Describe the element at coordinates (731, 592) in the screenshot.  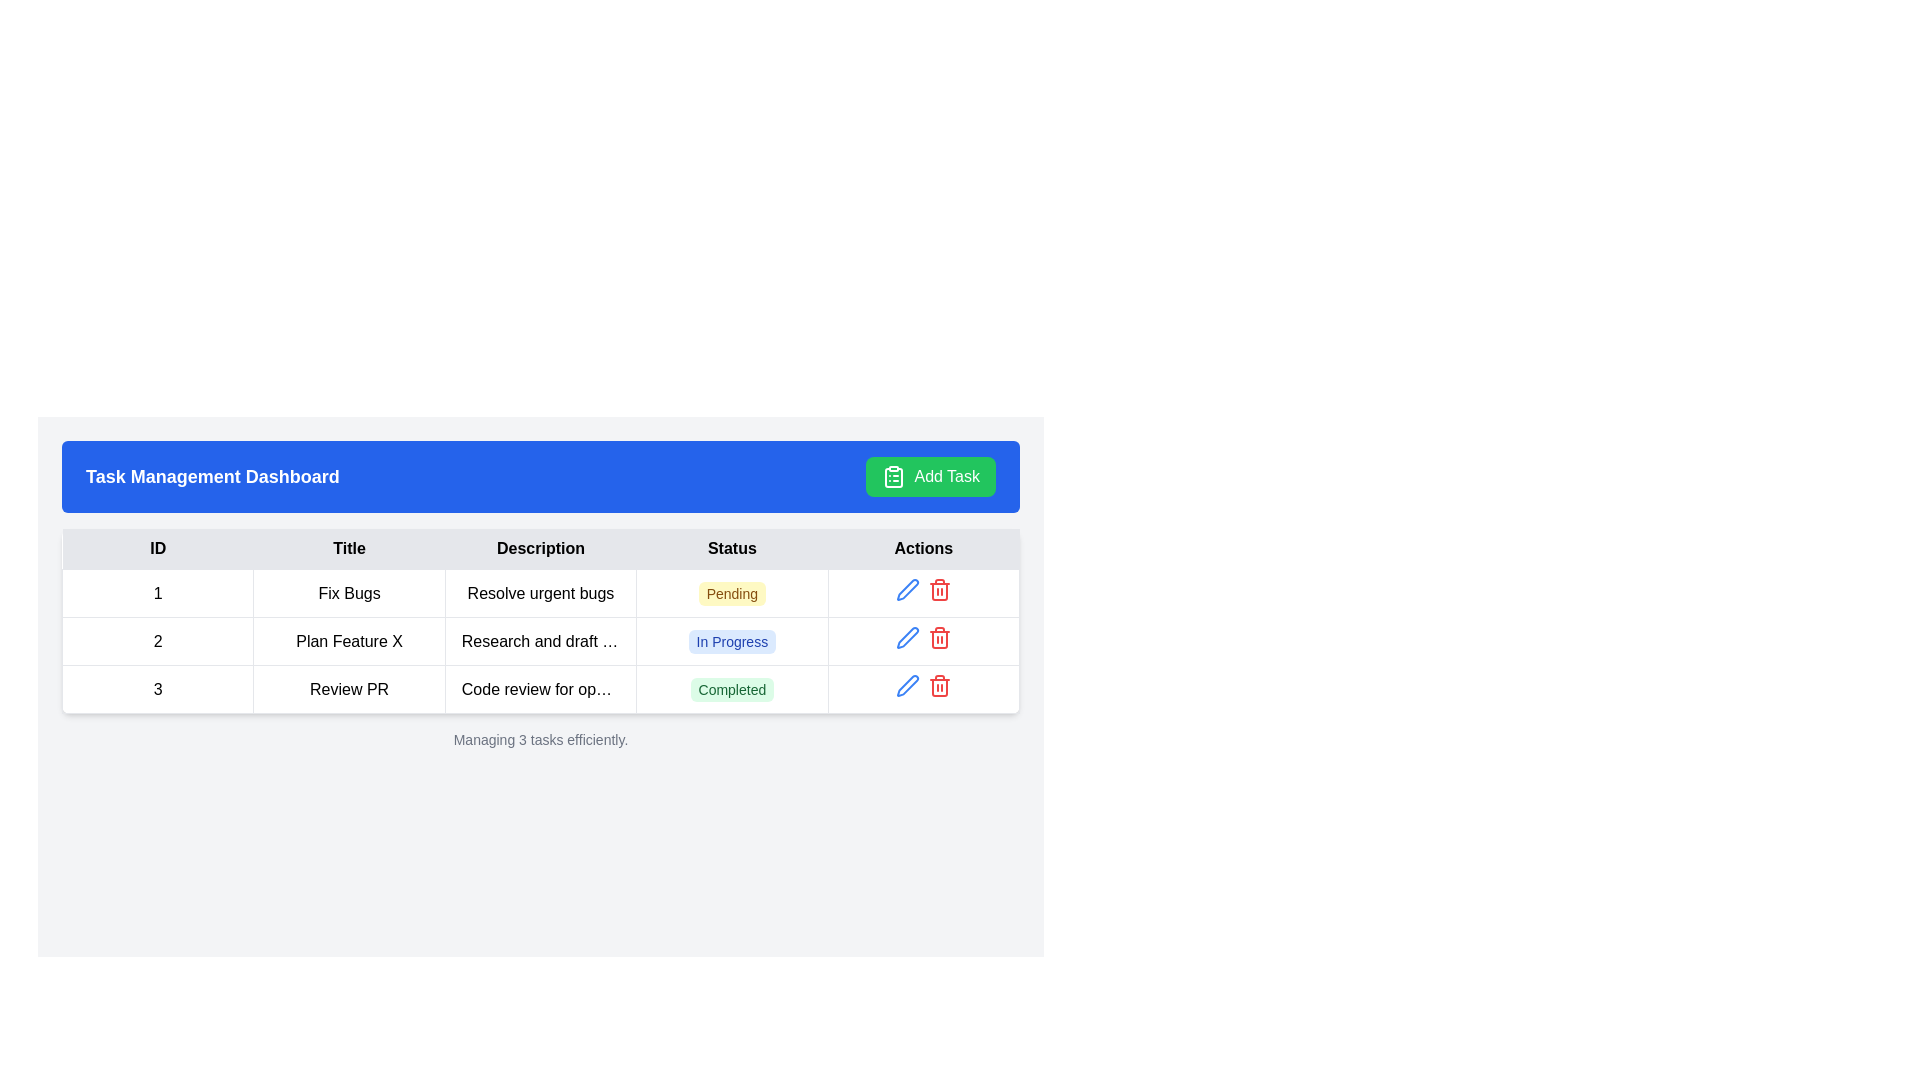
I see `status indicated by the Text Label in the 'Status' column of the table row labeled with ID '1', which currently shows 'Pending'` at that location.